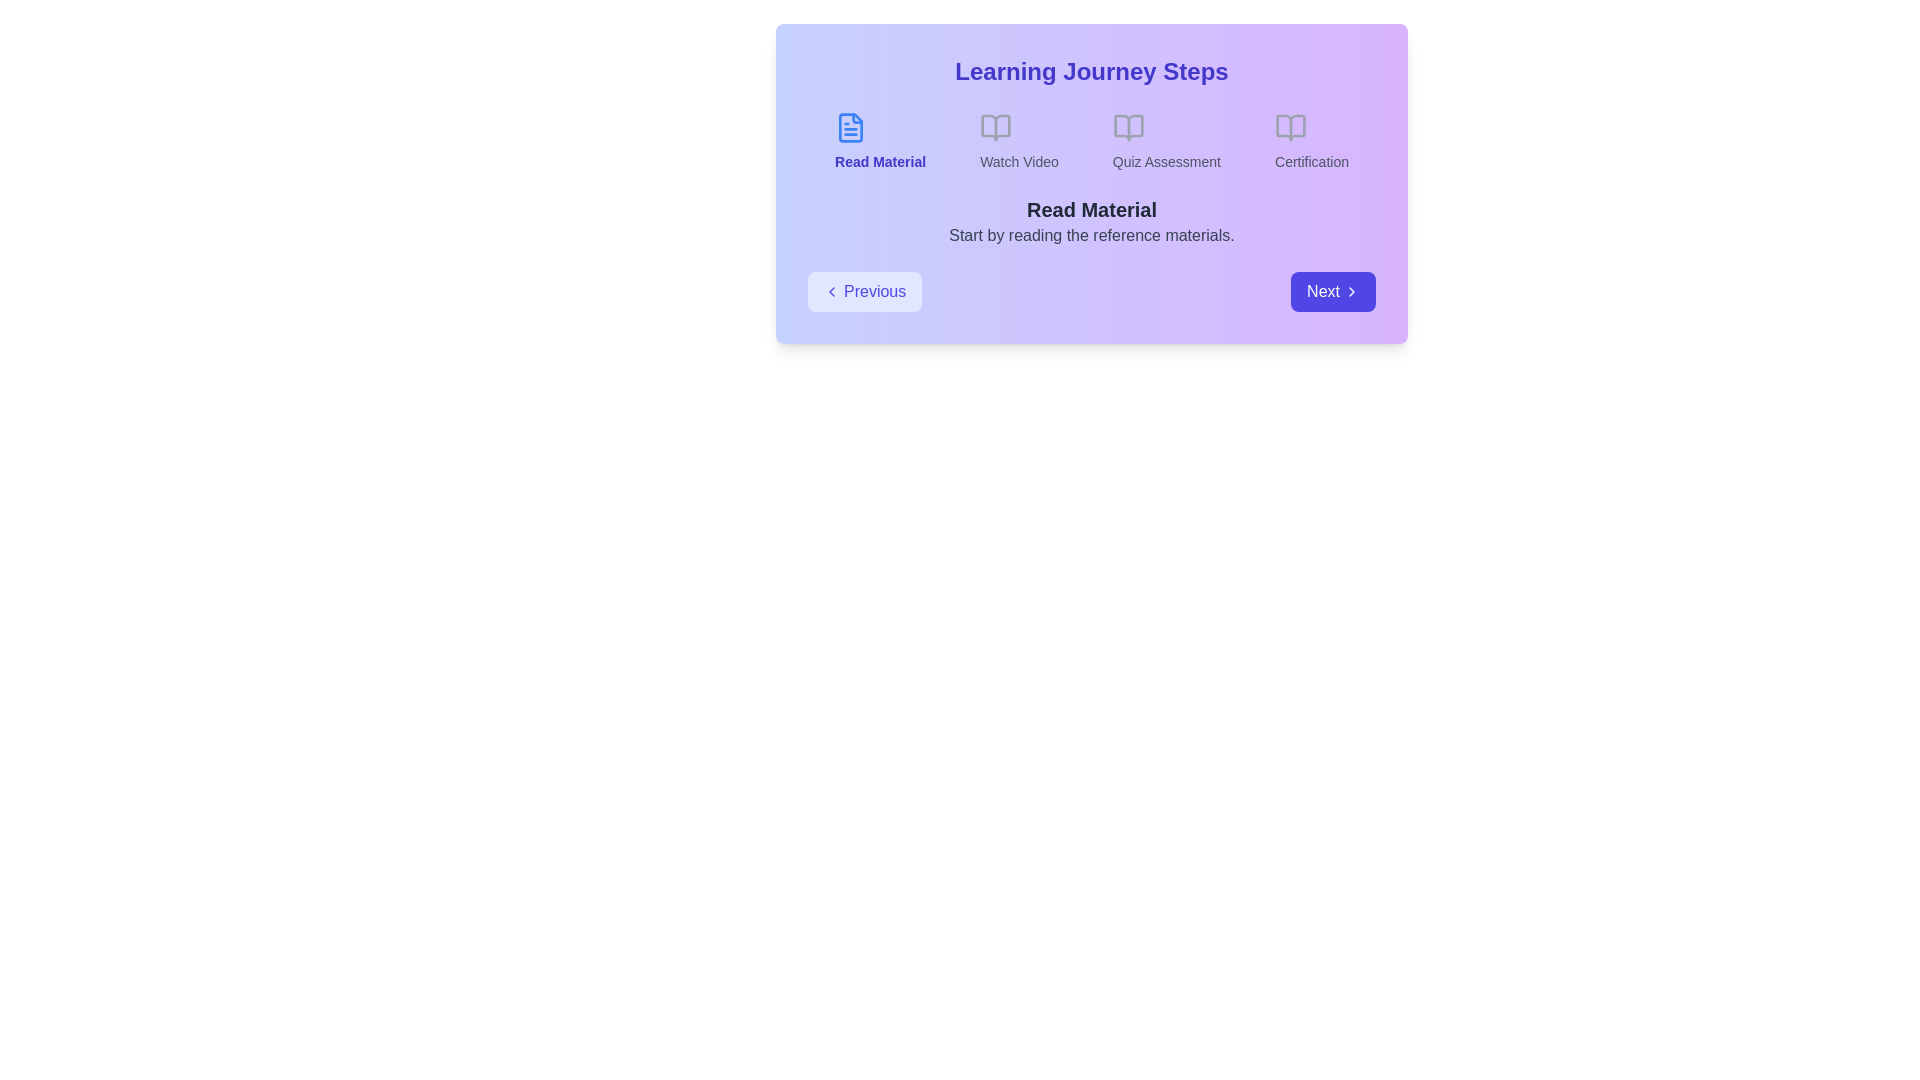  I want to click on the backward navigation button located at the bottom-left corner of the 'Learning Journey Steps' card, so click(865, 292).